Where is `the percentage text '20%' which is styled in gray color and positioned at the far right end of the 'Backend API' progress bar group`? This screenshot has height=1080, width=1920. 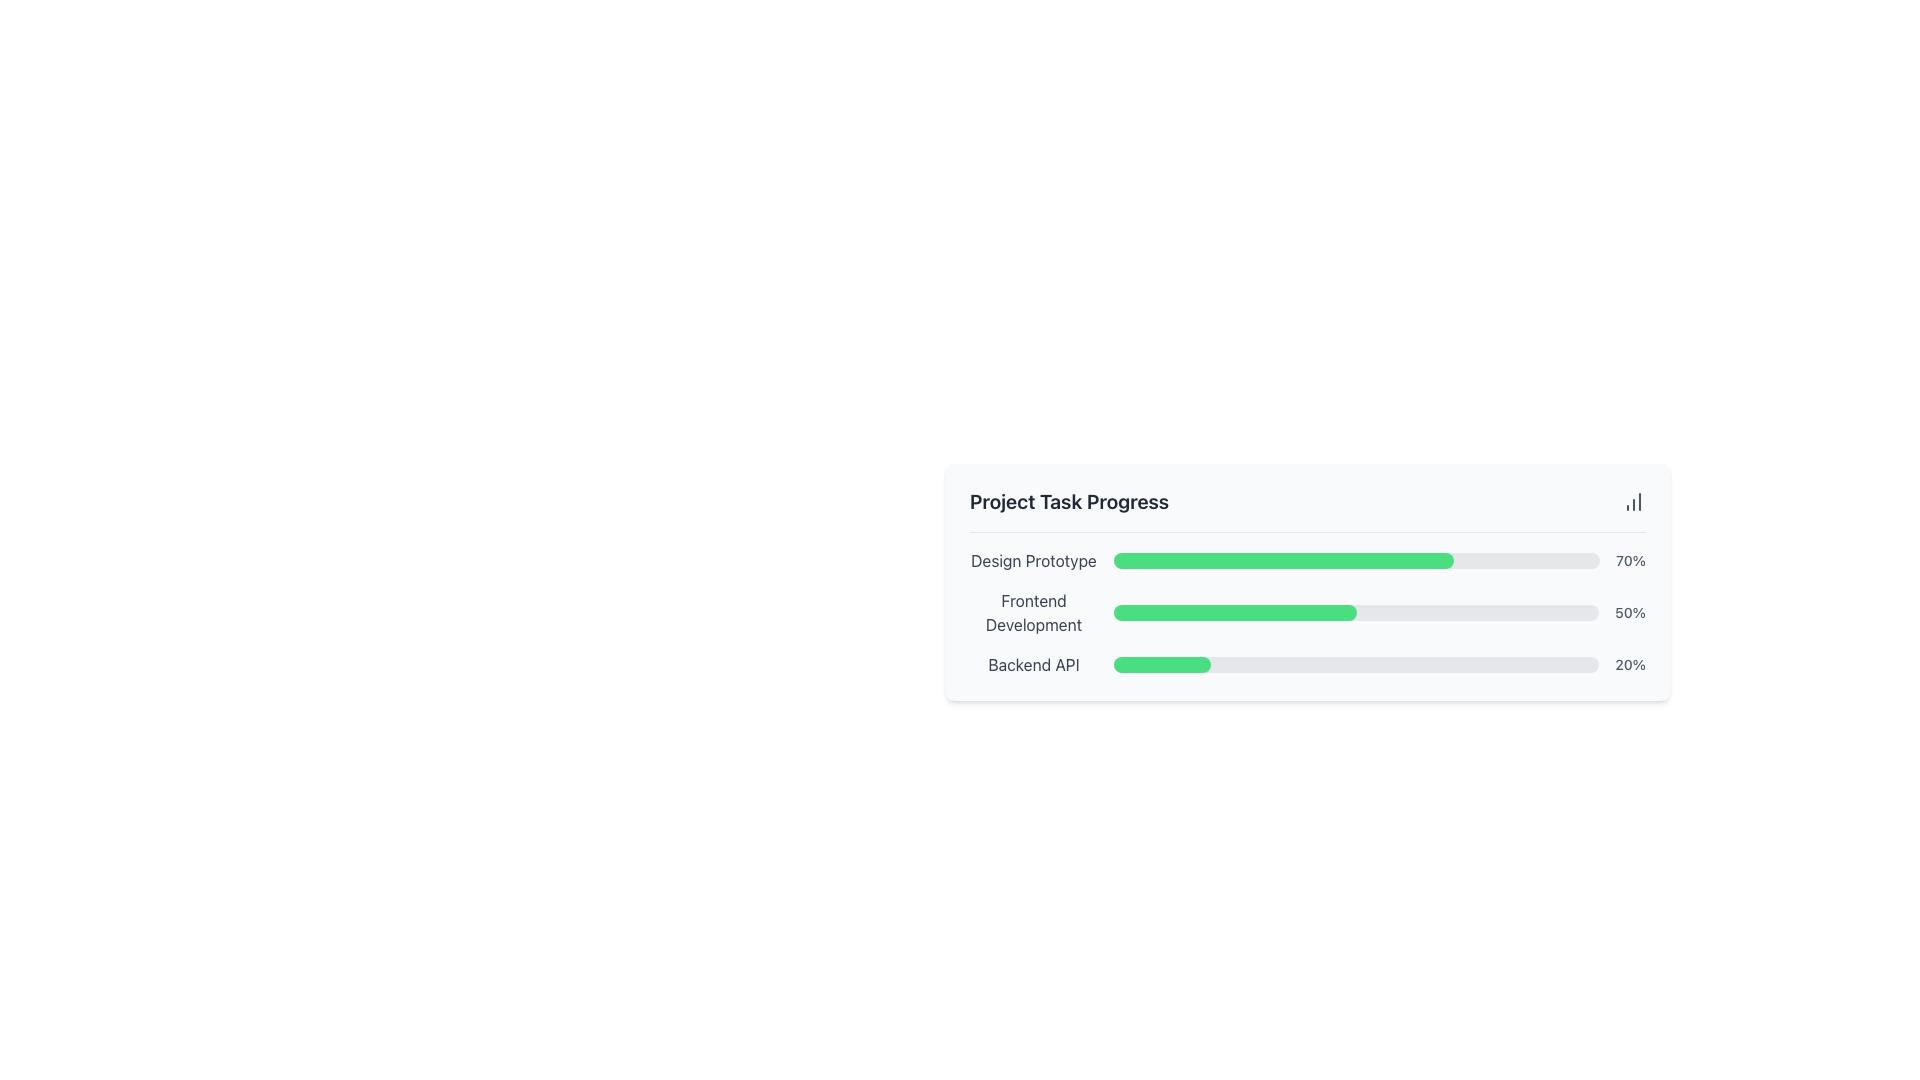
the percentage text '20%' which is styled in gray color and positioned at the far right end of the 'Backend API' progress bar group is located at coordinates (1630, 664).